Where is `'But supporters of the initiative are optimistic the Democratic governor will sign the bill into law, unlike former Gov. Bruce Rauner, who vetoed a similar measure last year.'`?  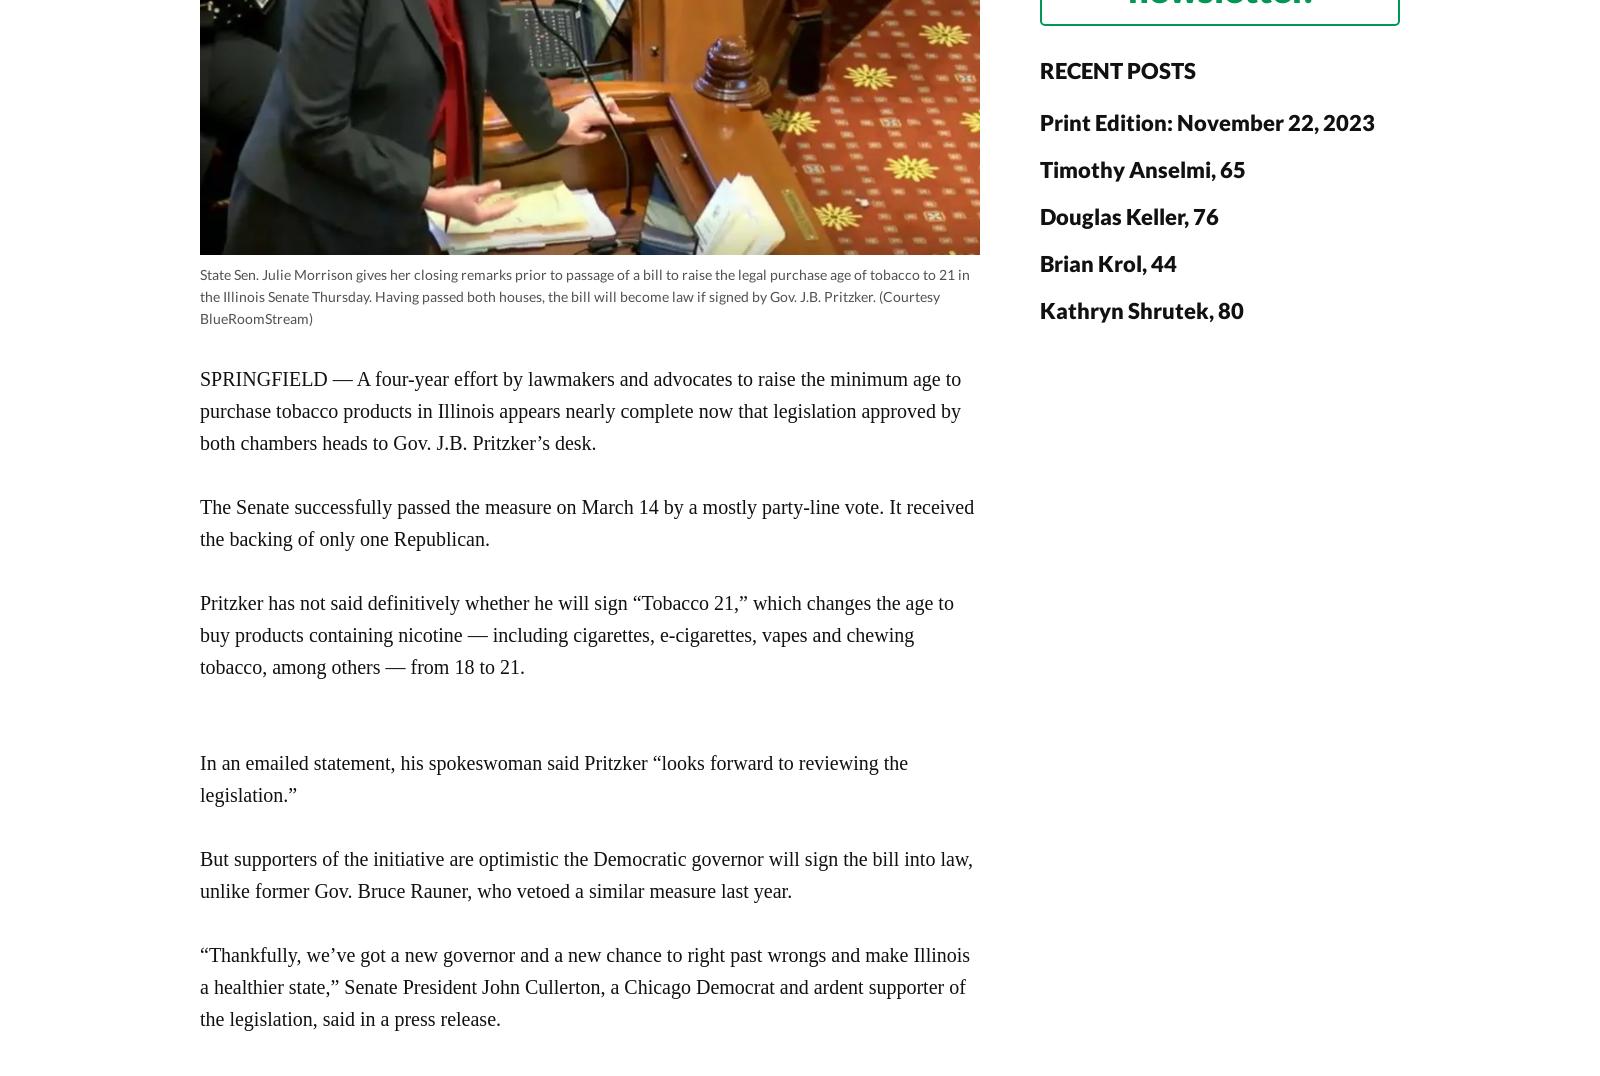 'But supporters of the initiative are optimistic the Democratic governor will sign the bill into law, unlike former Gov. Bruce Rauner, who vetoed a similar measure last year.' is located at coordinates (585, 874).